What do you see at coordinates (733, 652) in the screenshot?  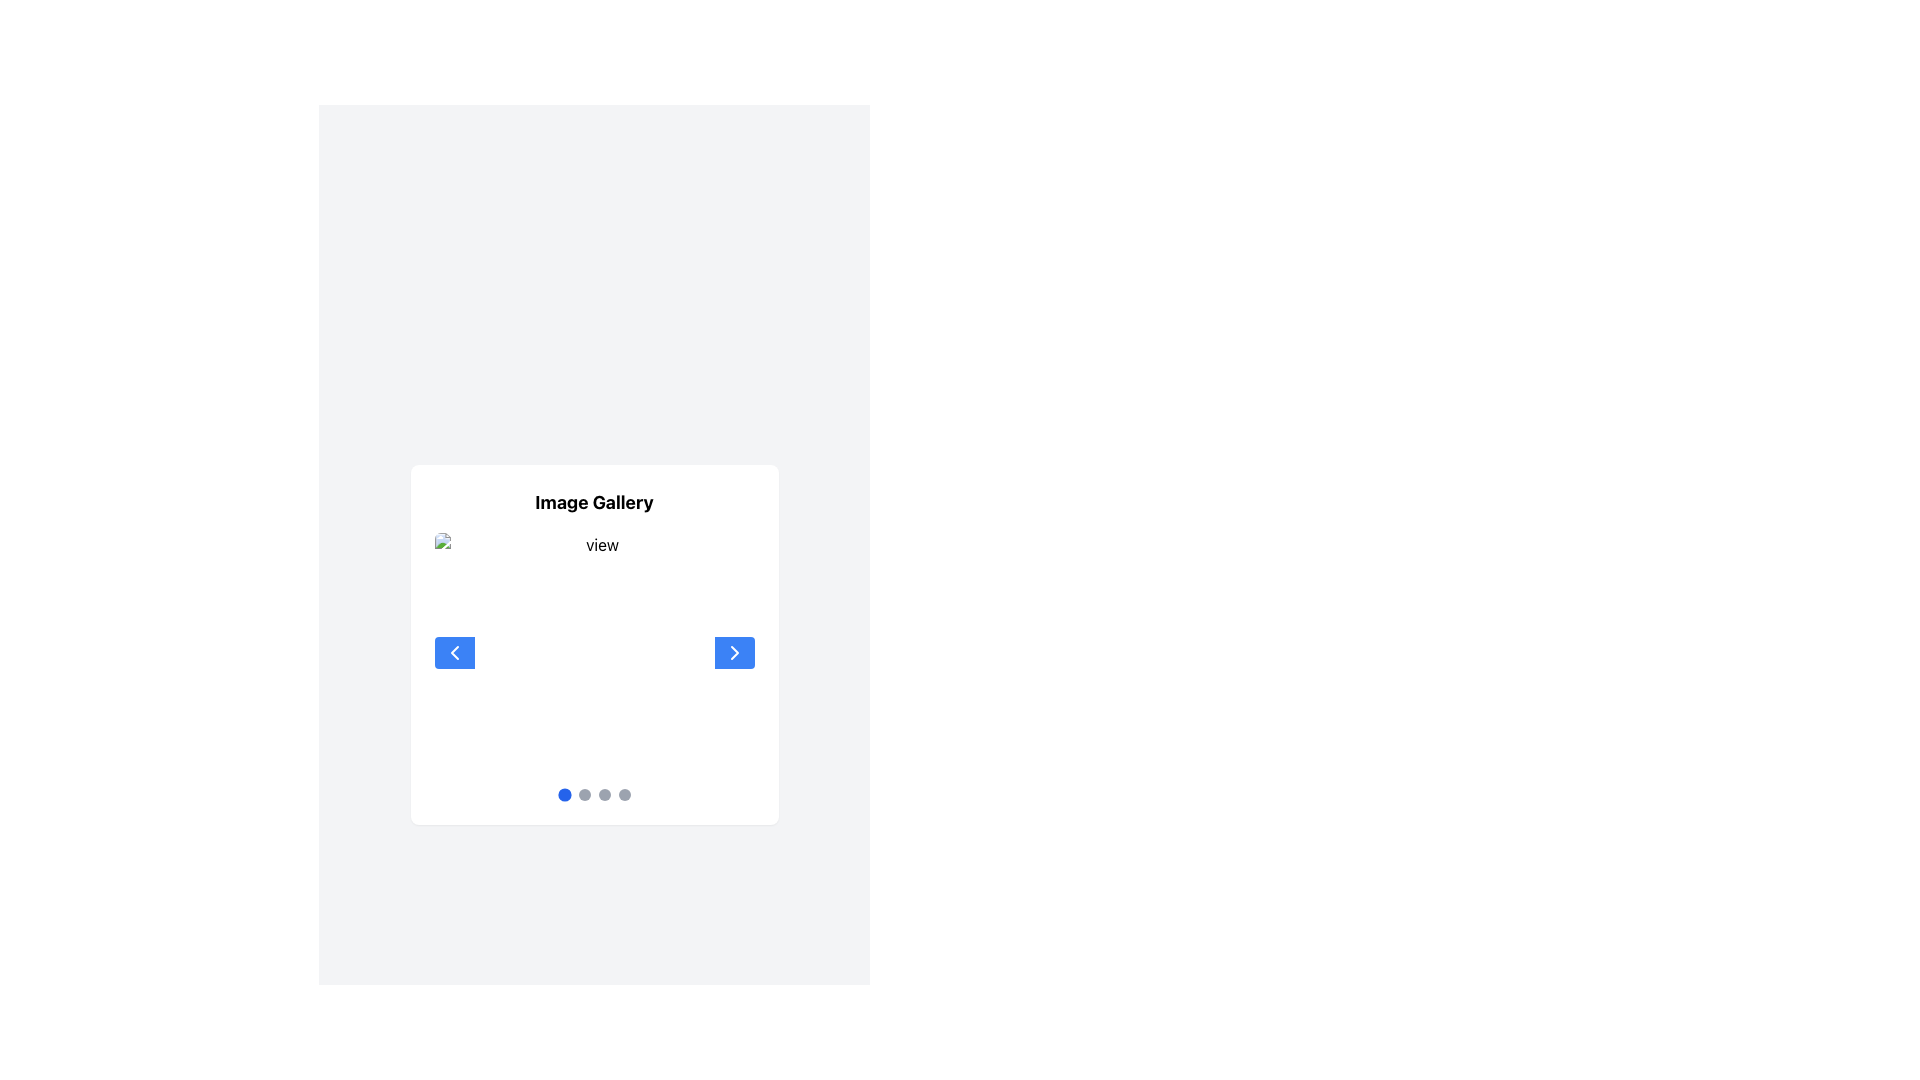 I see `the right-pointing chevron icon that is part of the 'Next Image' button to trigger a visual or informational cue` at bounding box center [733, 652].